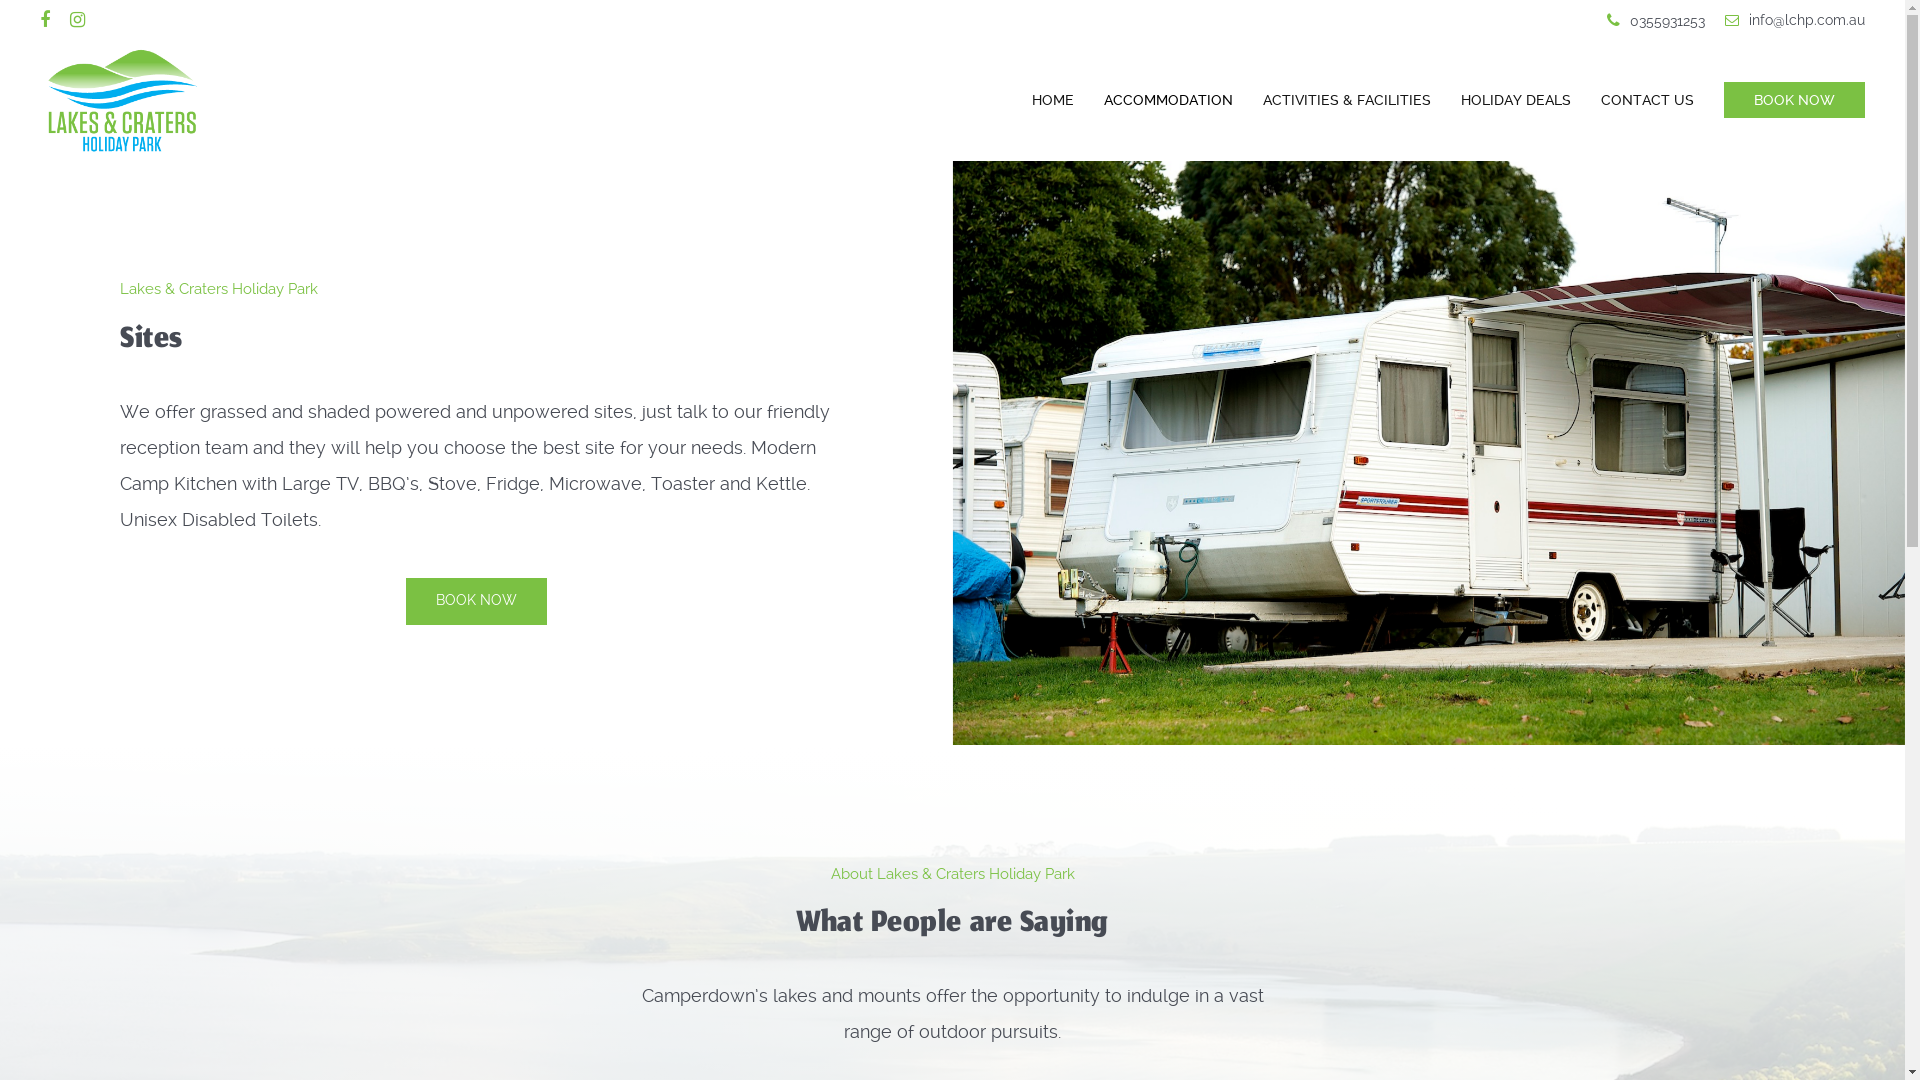 Image resolution: width=1920 pixels, height=1080 pixels. What do you see at coordinates (1168, 100) in the screenshot?
I see `'ACCOMMODATION'` at bounding box center [1168, 100].